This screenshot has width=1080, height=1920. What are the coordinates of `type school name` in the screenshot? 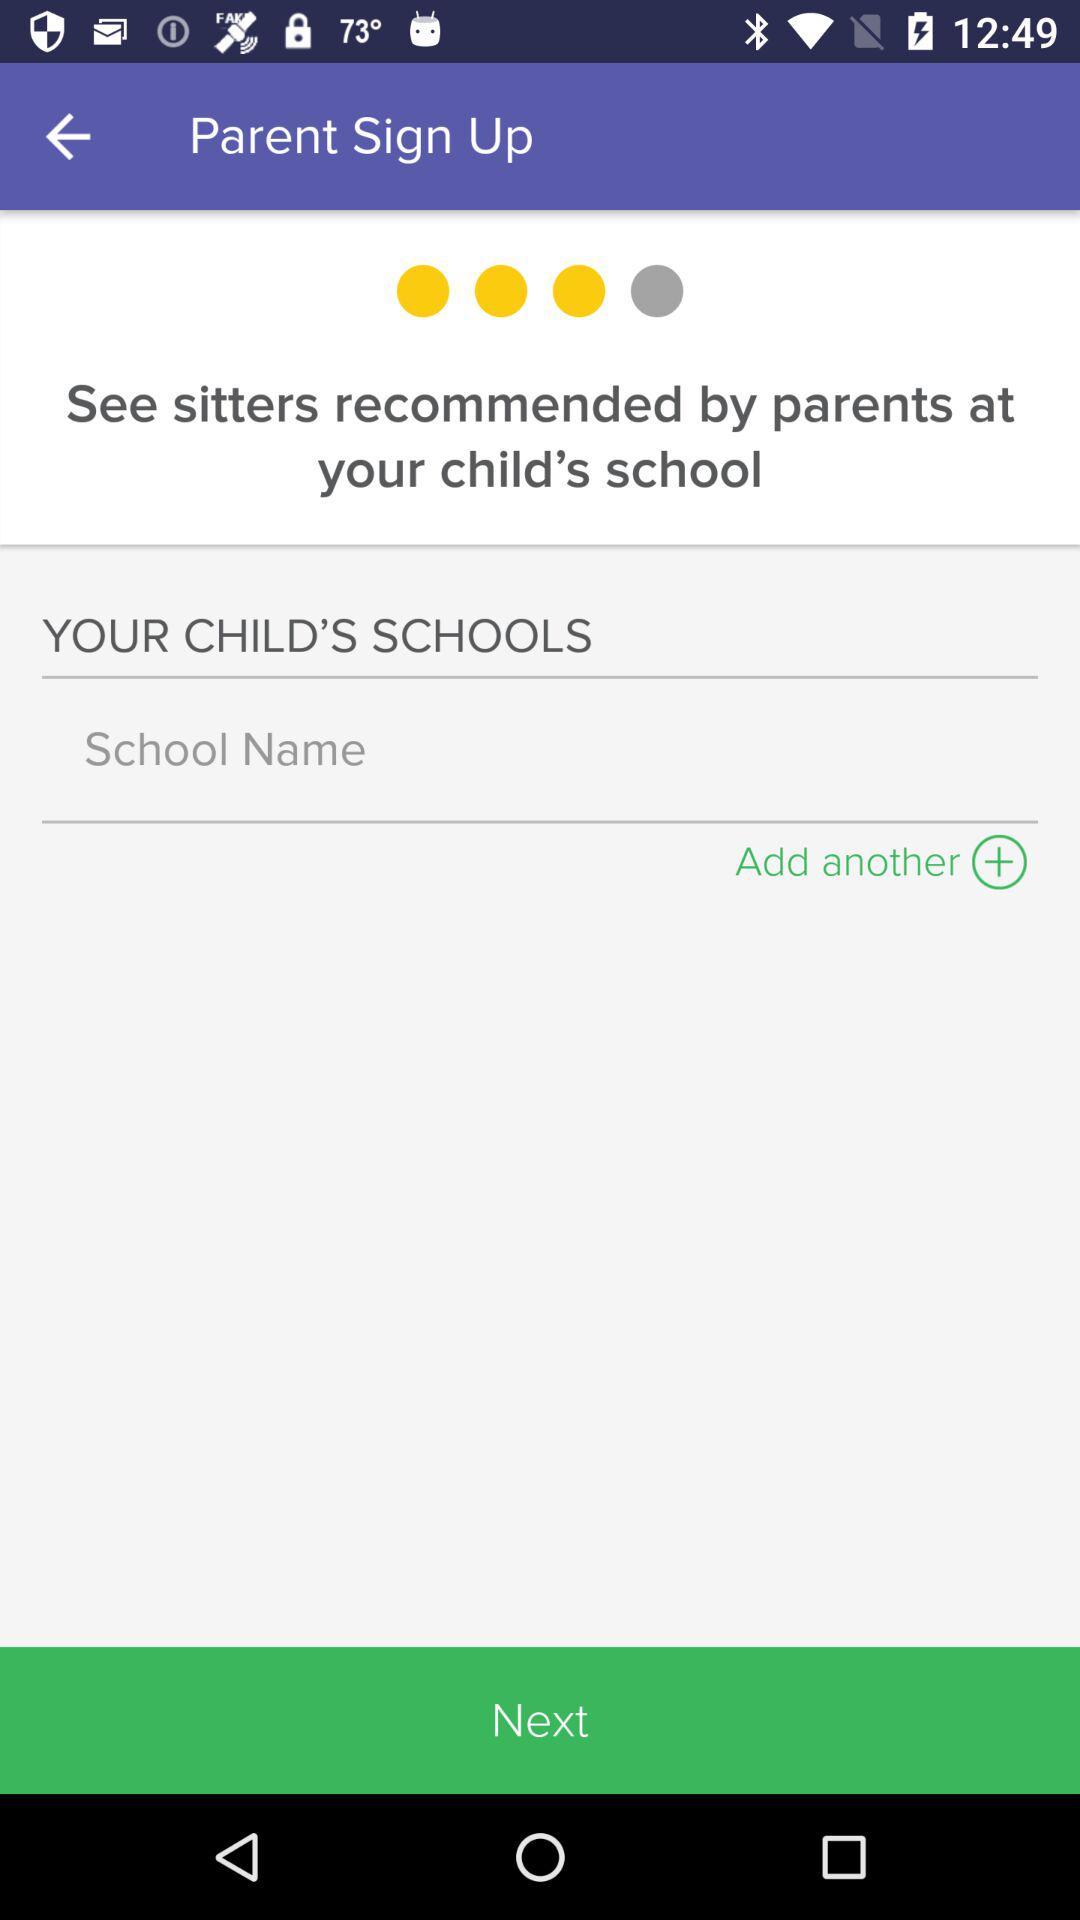 It's located at (540, 748).